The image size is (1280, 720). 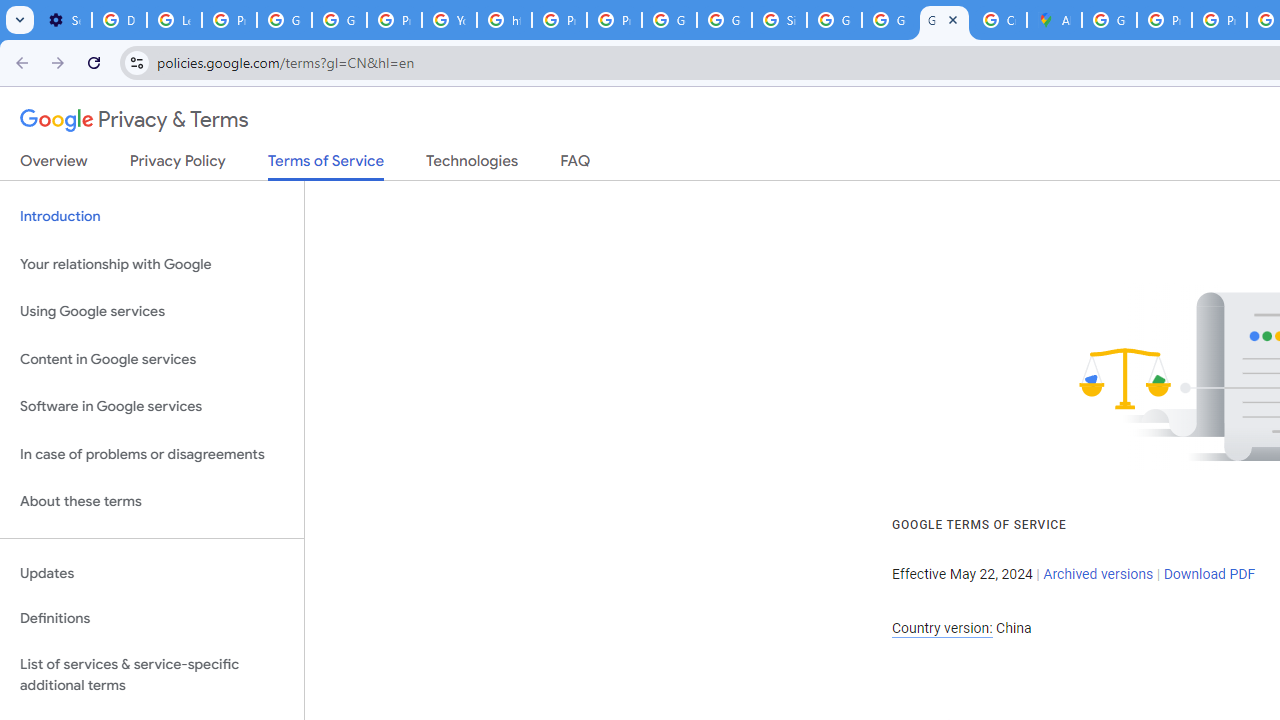 I want to click on 'Privacy Help Center - Policies Help', so click(x=1164, y=20).